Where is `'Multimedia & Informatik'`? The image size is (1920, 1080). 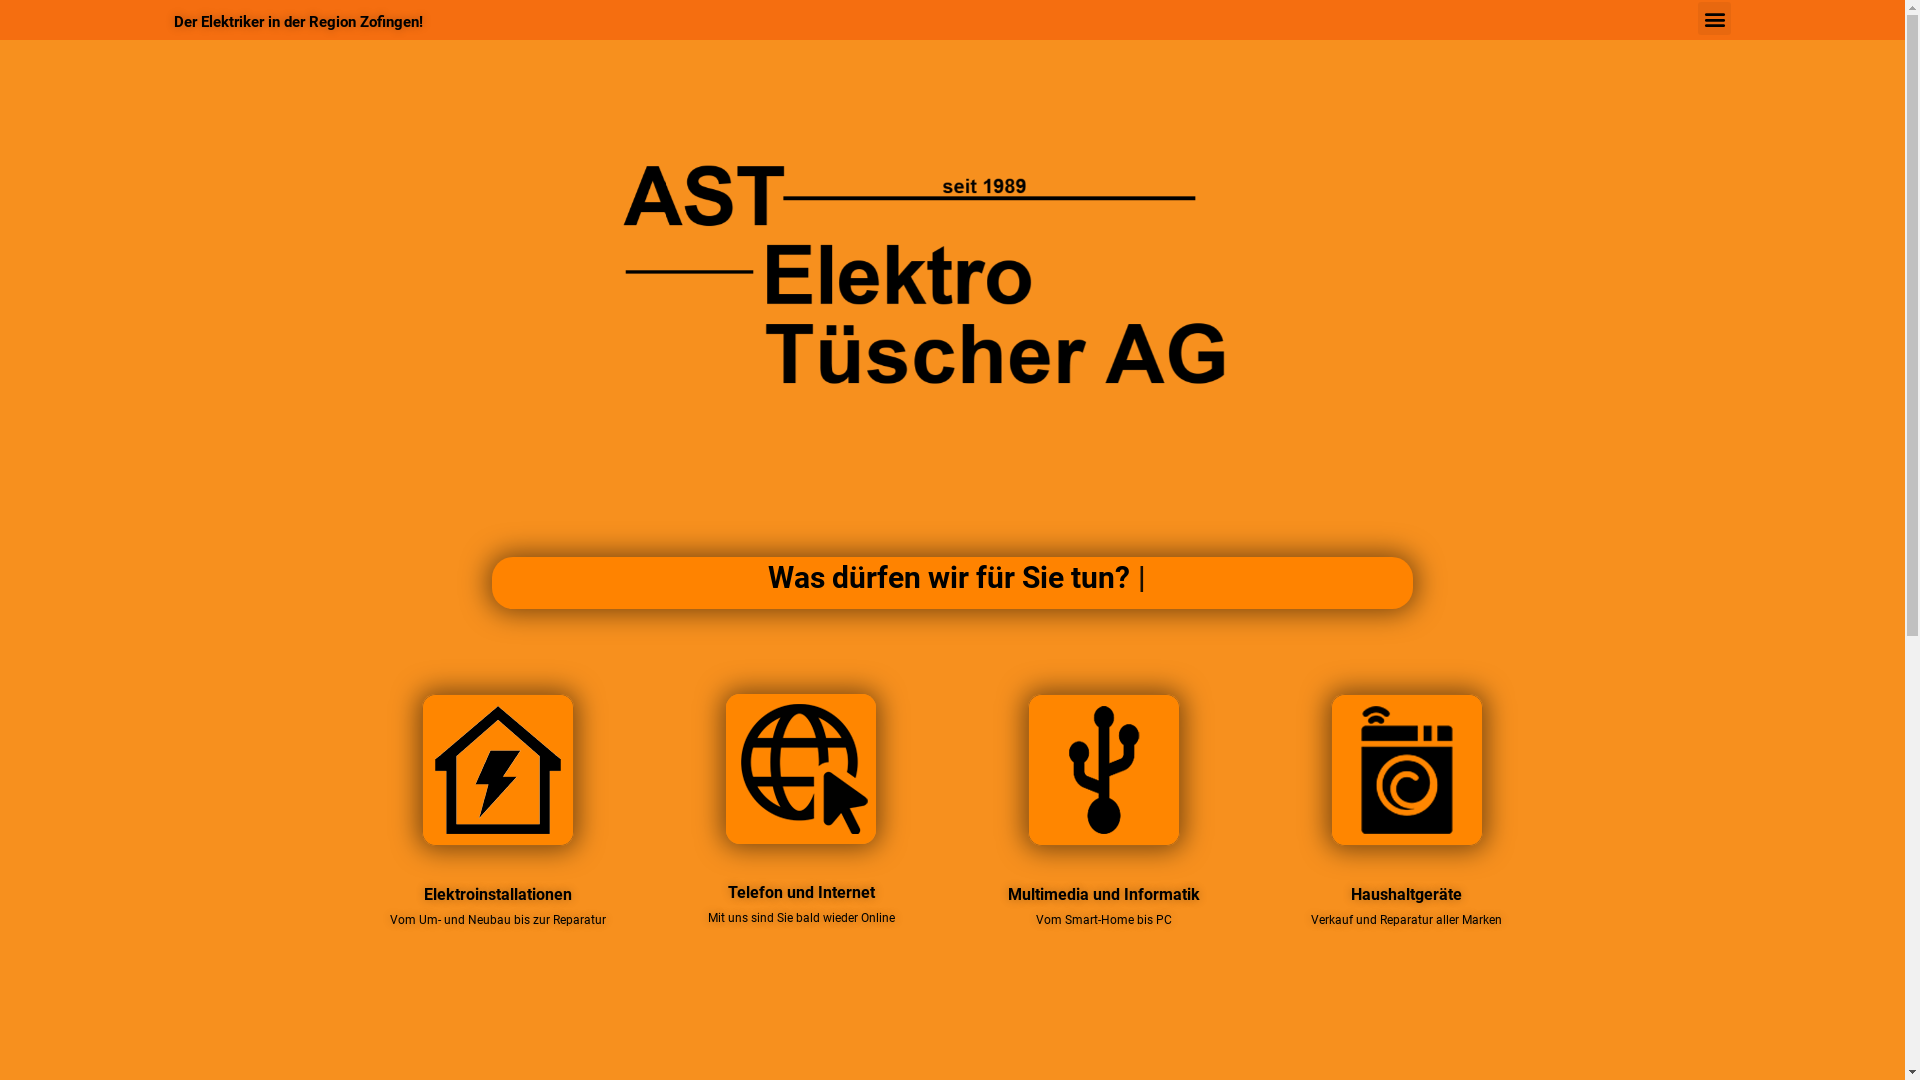
'Multimedia & Informatik' is located at coordinates (1103, 769).